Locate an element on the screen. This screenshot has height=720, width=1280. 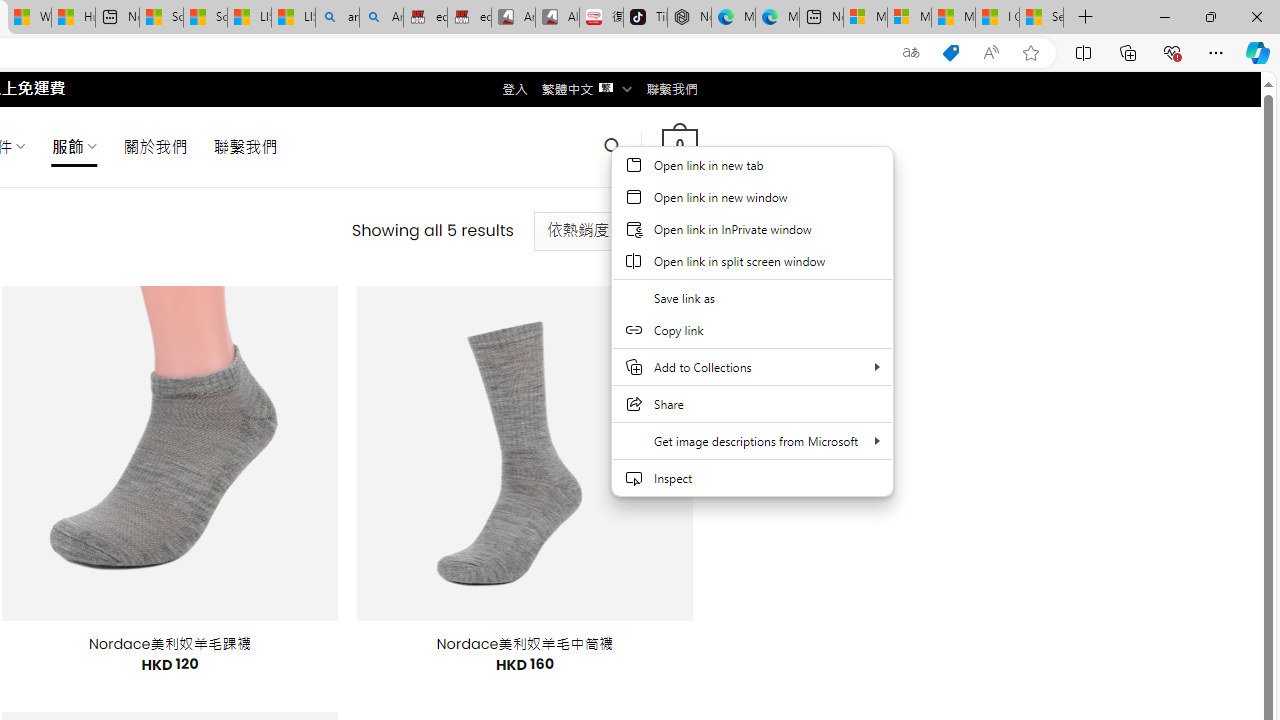
'Open link in InPrivate window' is located at coordinates (751, 227).